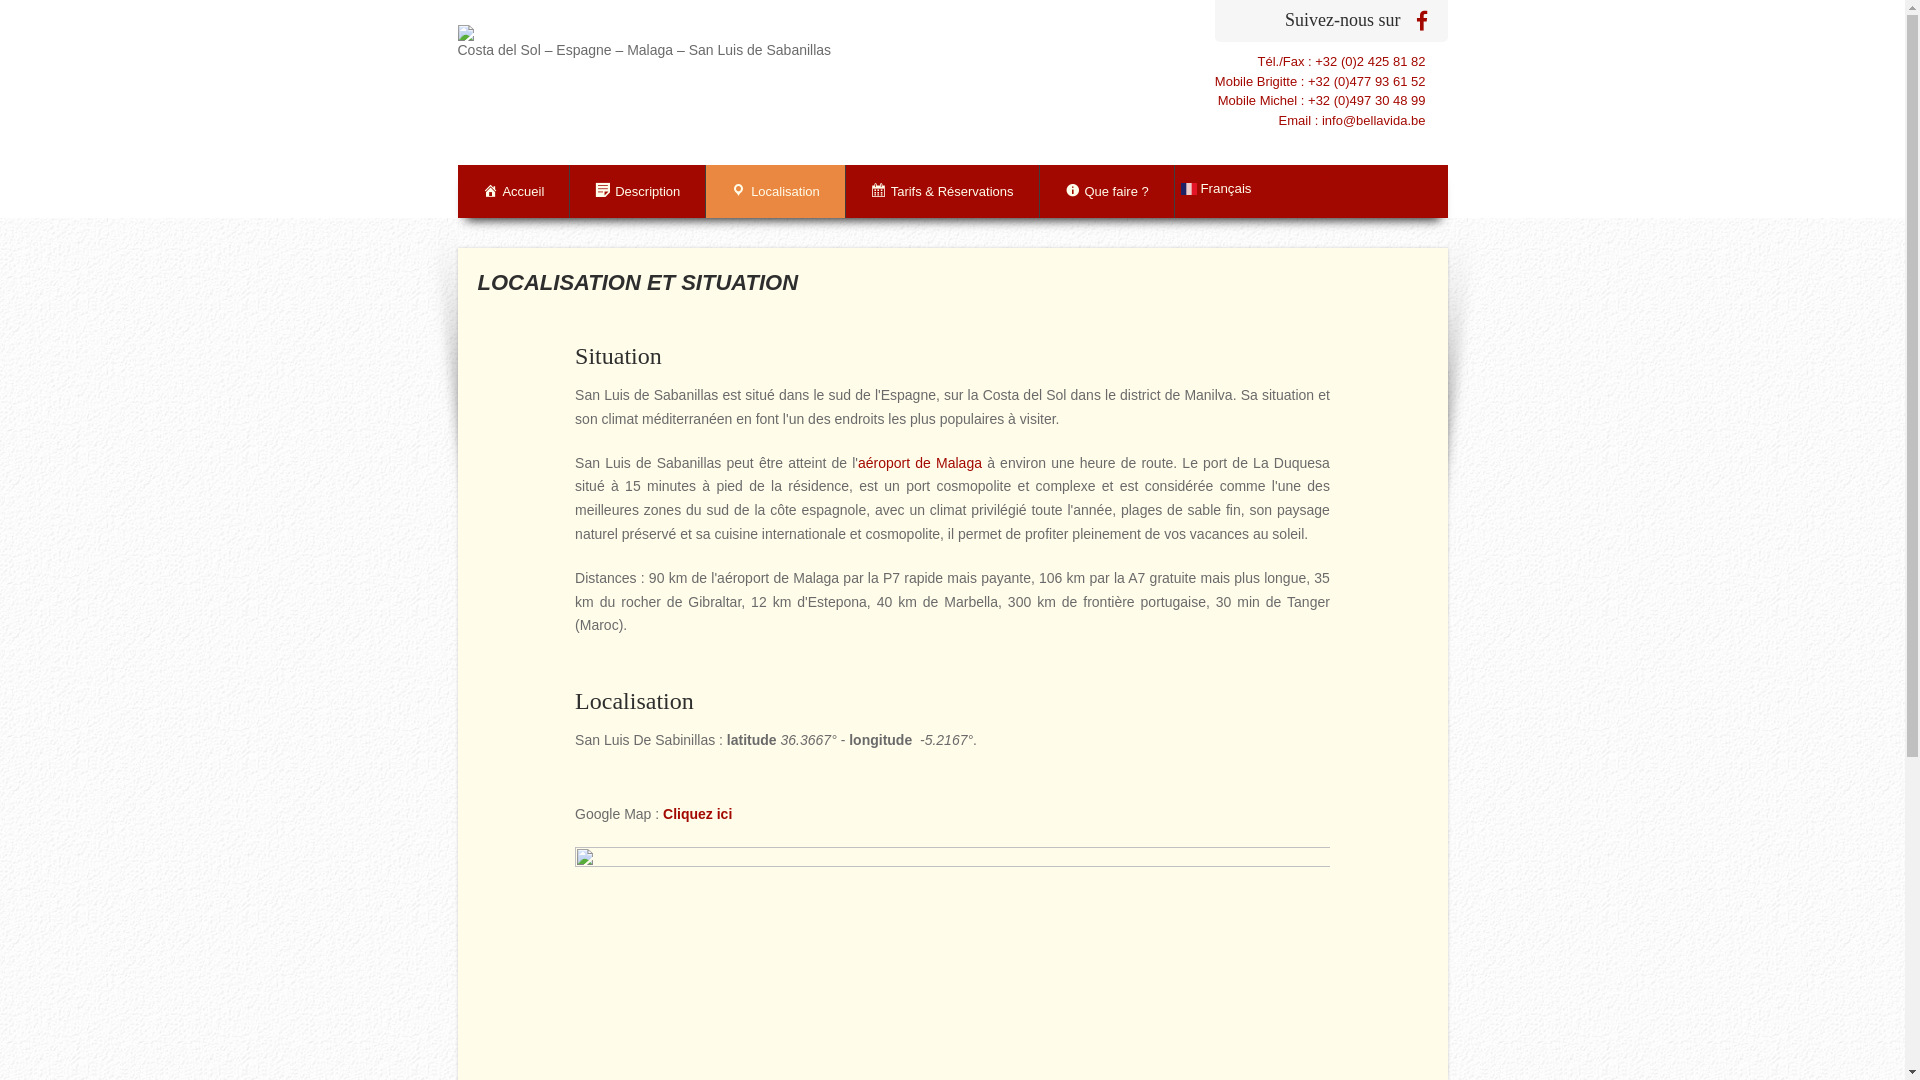 This screenshot has width=1920, height=1080. Describe the element at coordinates (637, 191) in the screenshot. I see `'Description'` at that location.